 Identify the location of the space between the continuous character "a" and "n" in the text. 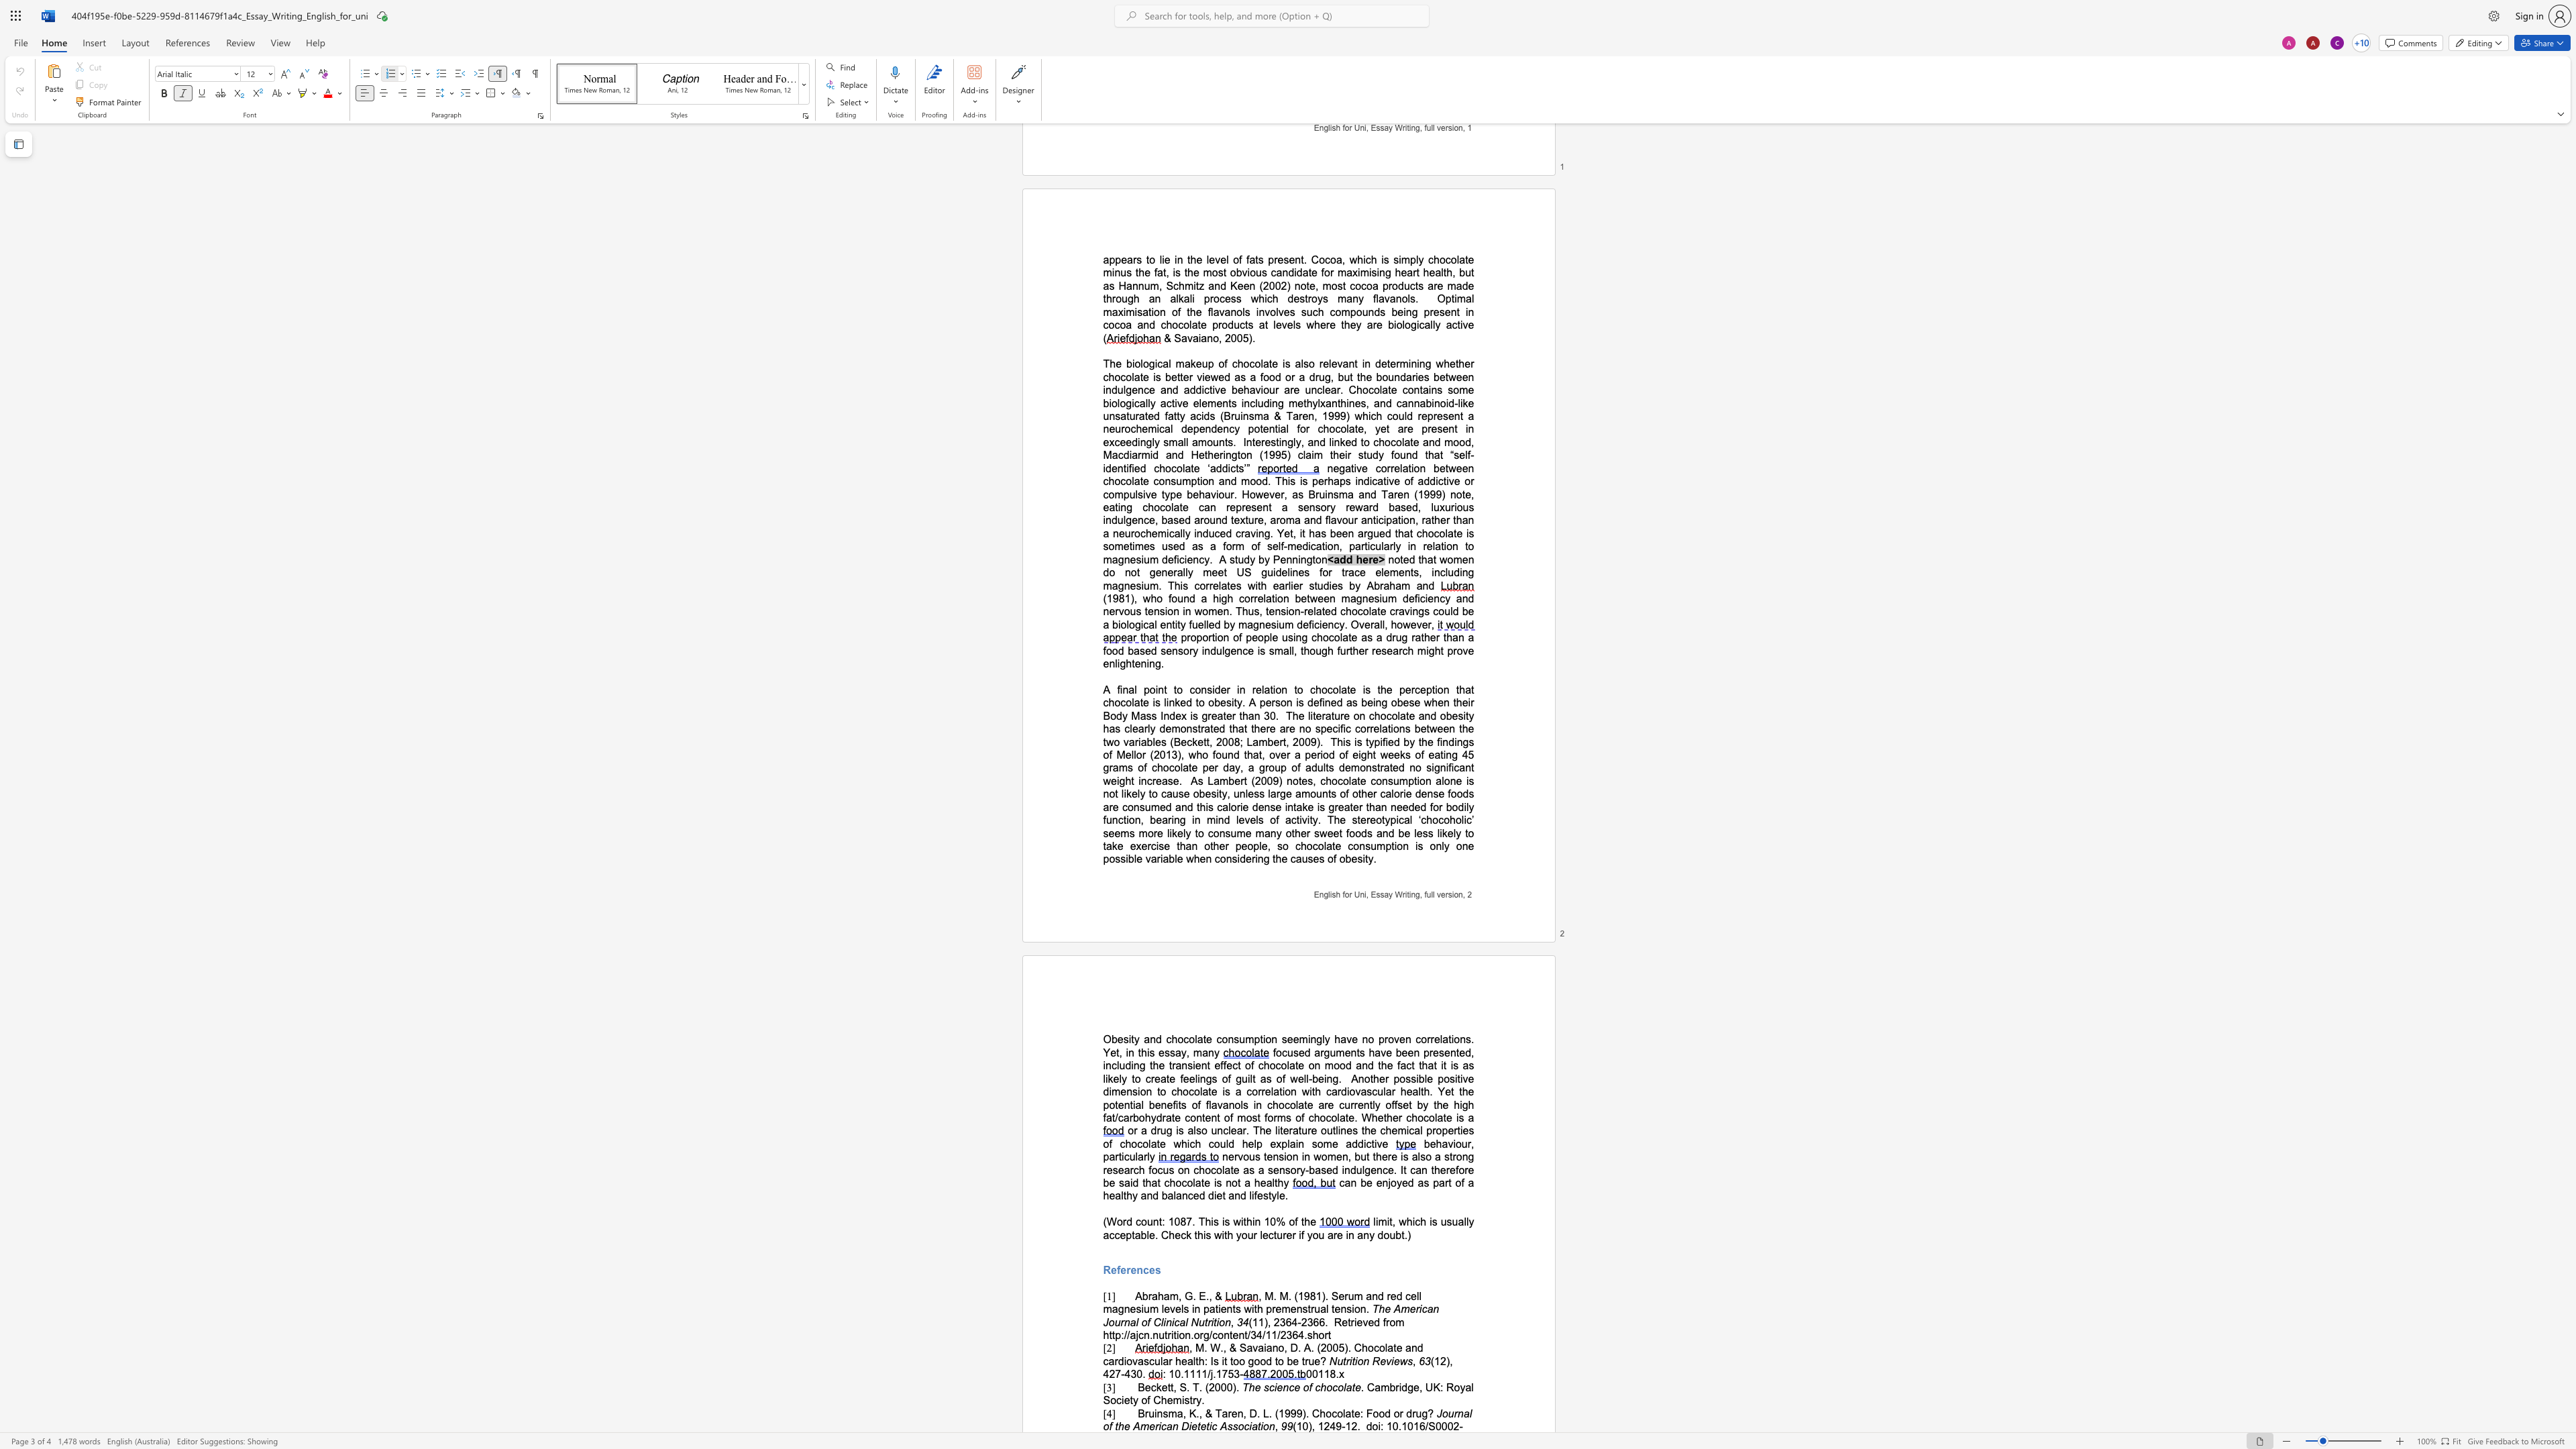
(1171, 1426).